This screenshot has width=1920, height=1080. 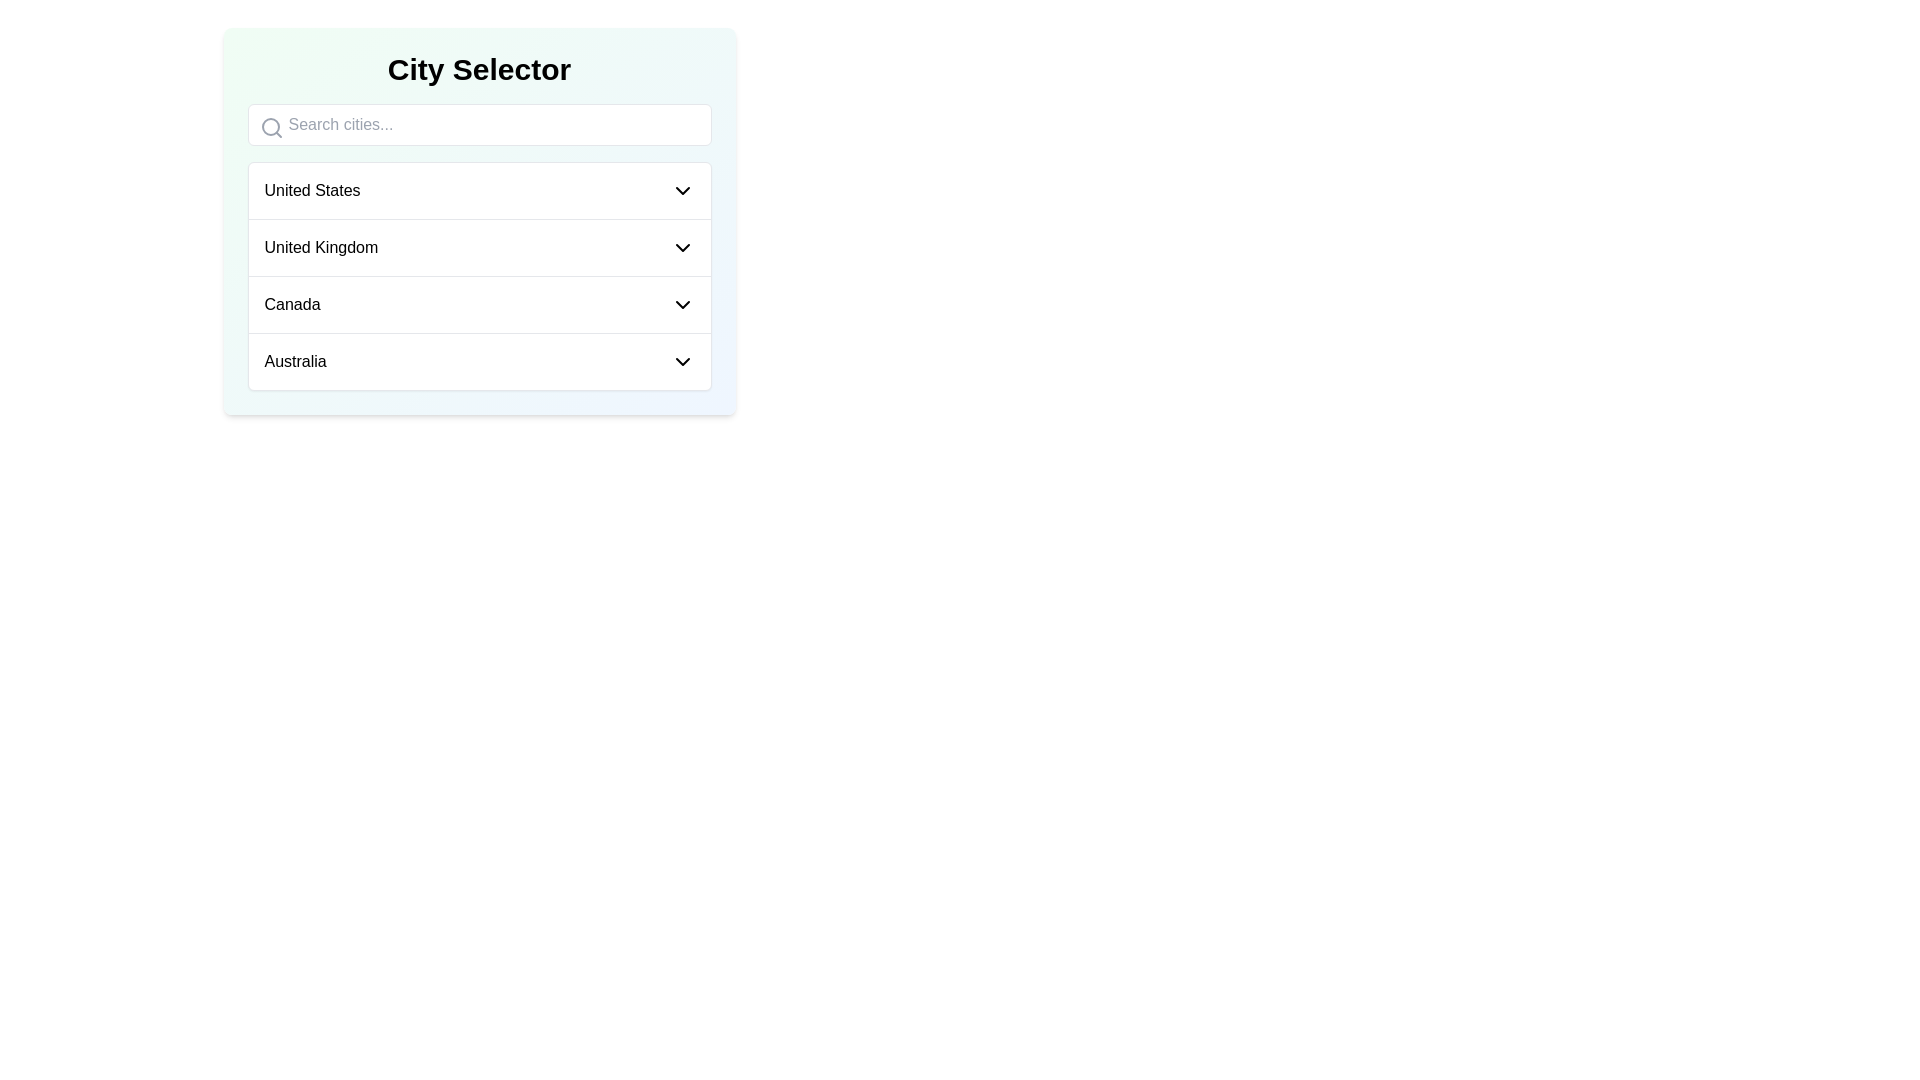 What do you see at coordinates (478, 305) in the screenshot?
I see `the dropdown list item labeled 'Canada'` at bounding box center [478, 305].